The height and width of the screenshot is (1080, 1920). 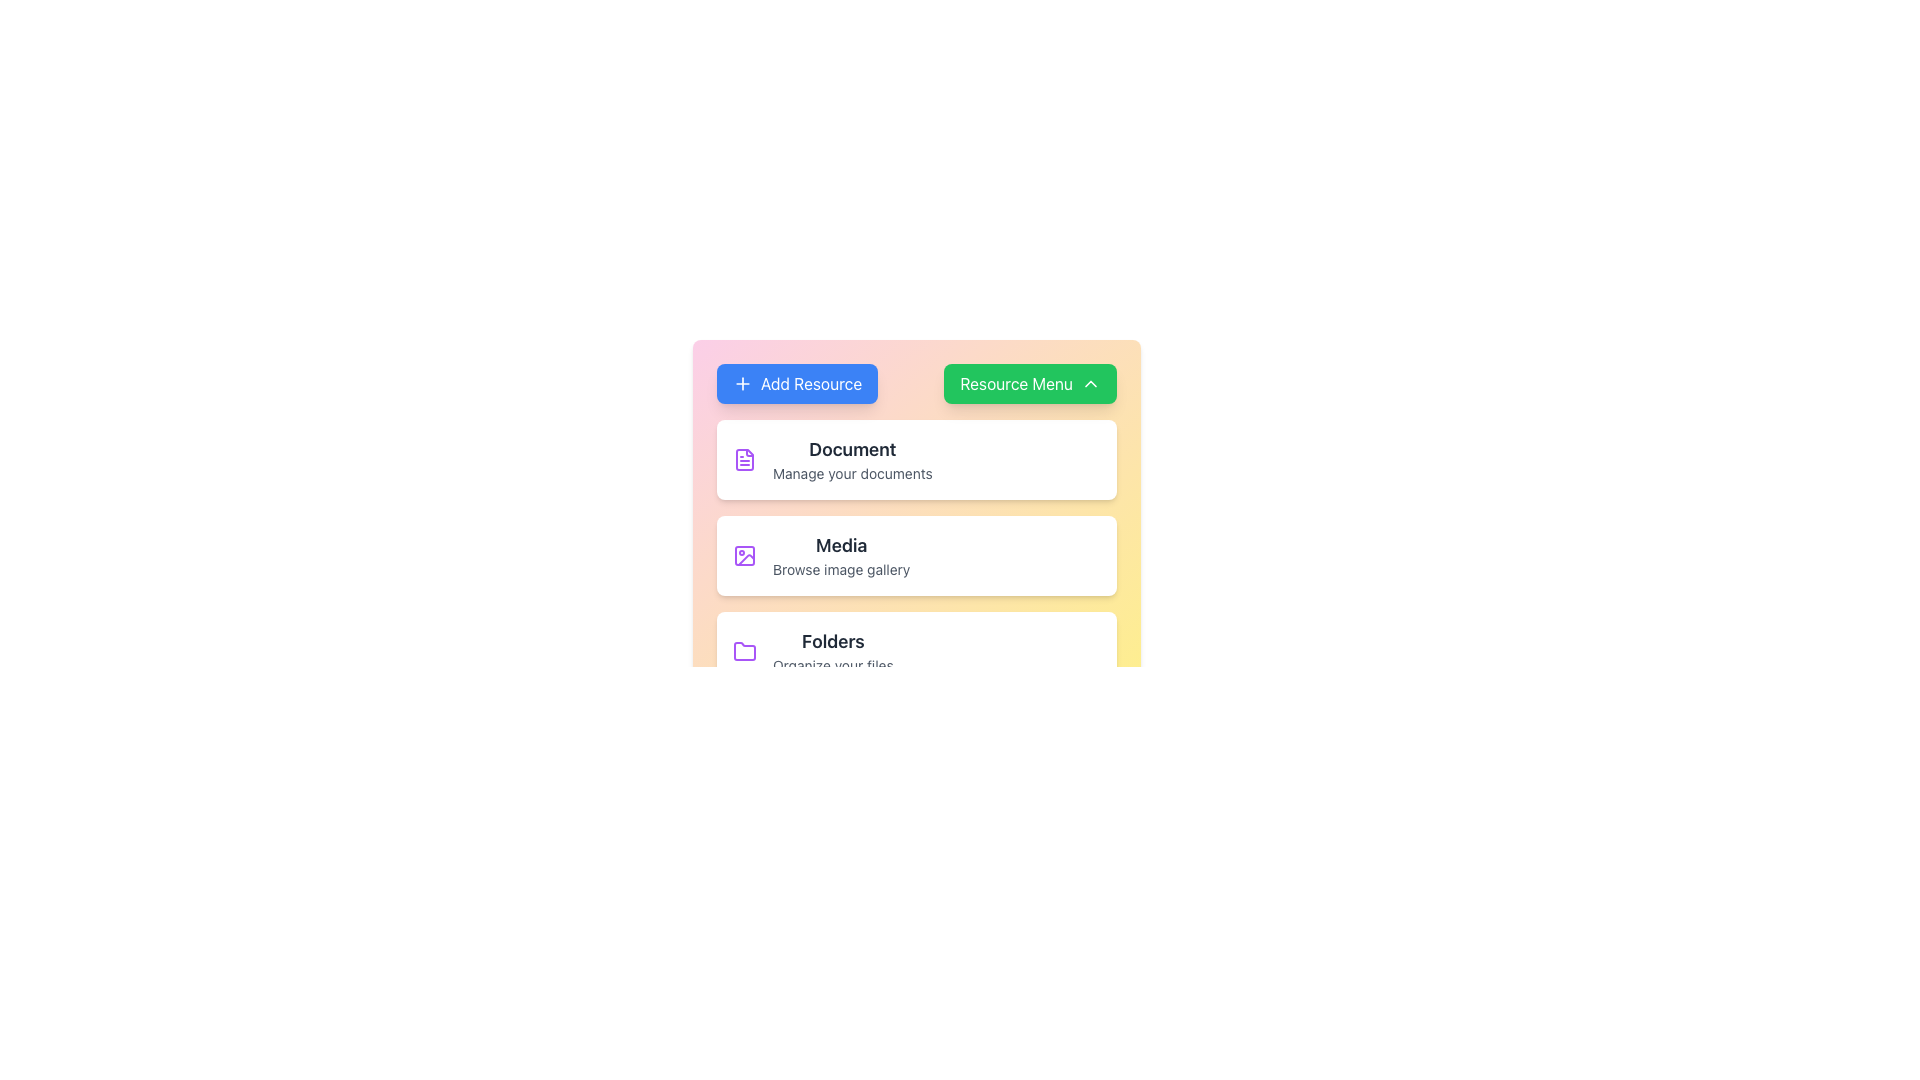 I want to click on the text label that serves as the header for file and folder organization, located centrally in the interface, positioned directly above the 'Organize your files' text element, so click(x=833, y=641).